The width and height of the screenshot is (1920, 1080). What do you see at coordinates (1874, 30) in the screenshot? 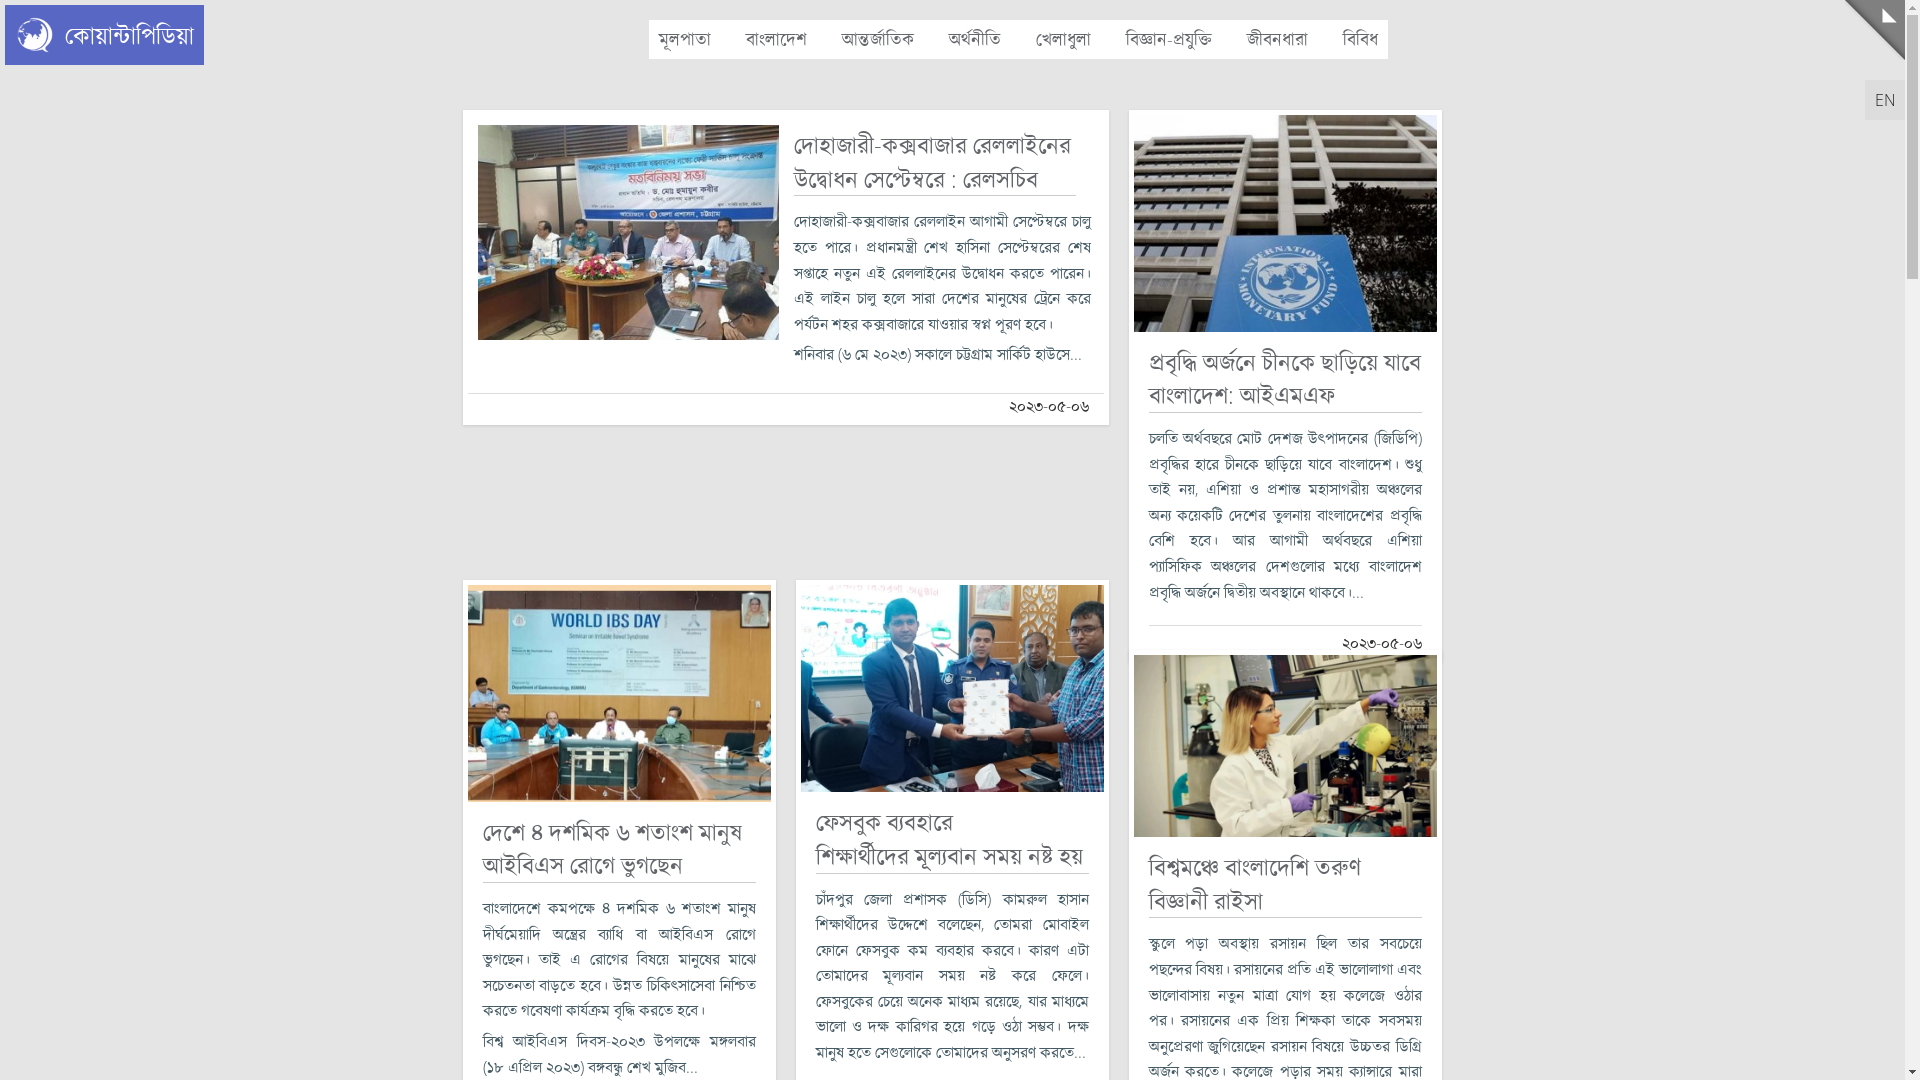
I see `'Menu'` at bounding box center [1874, 30].